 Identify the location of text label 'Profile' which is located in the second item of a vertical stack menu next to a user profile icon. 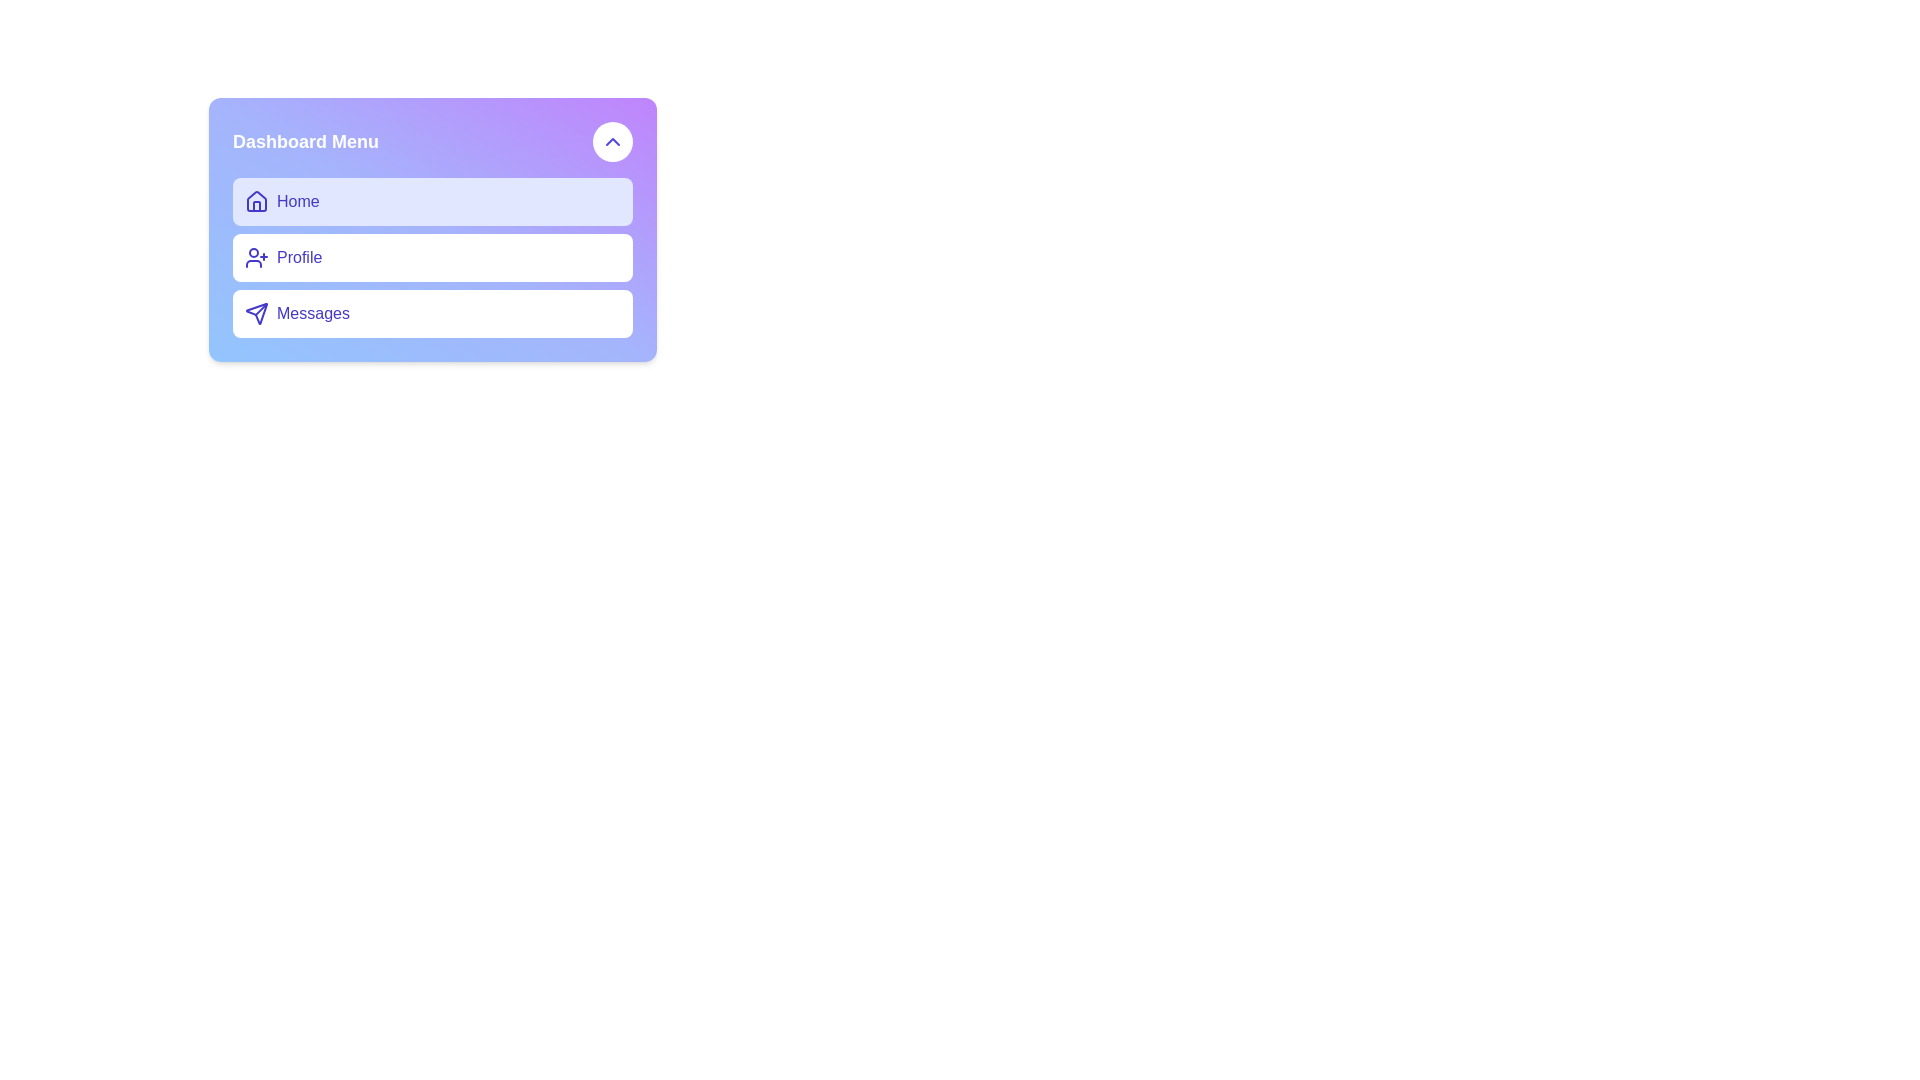
(298, 257).